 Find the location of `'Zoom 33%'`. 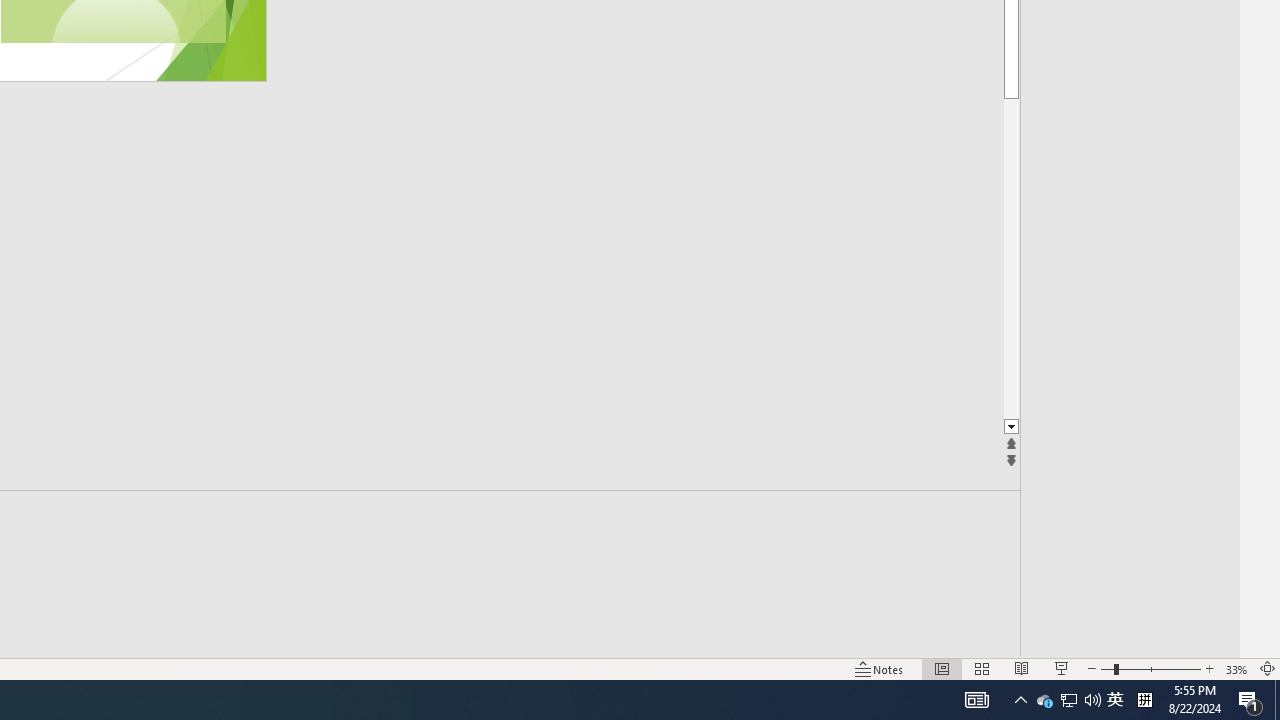

'Zoom 33%' is located at coordinates (1236, 669).